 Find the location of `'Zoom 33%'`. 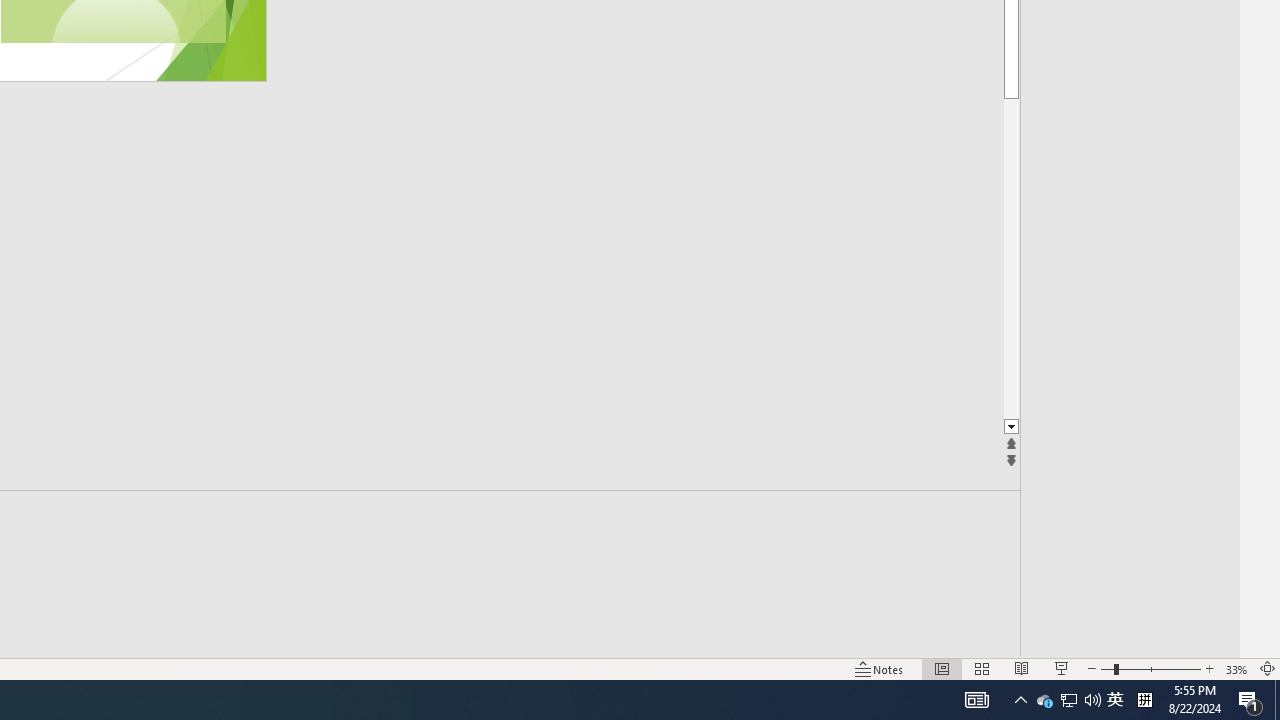

'Zoom 33%' is located at coordinates (1236, 669).